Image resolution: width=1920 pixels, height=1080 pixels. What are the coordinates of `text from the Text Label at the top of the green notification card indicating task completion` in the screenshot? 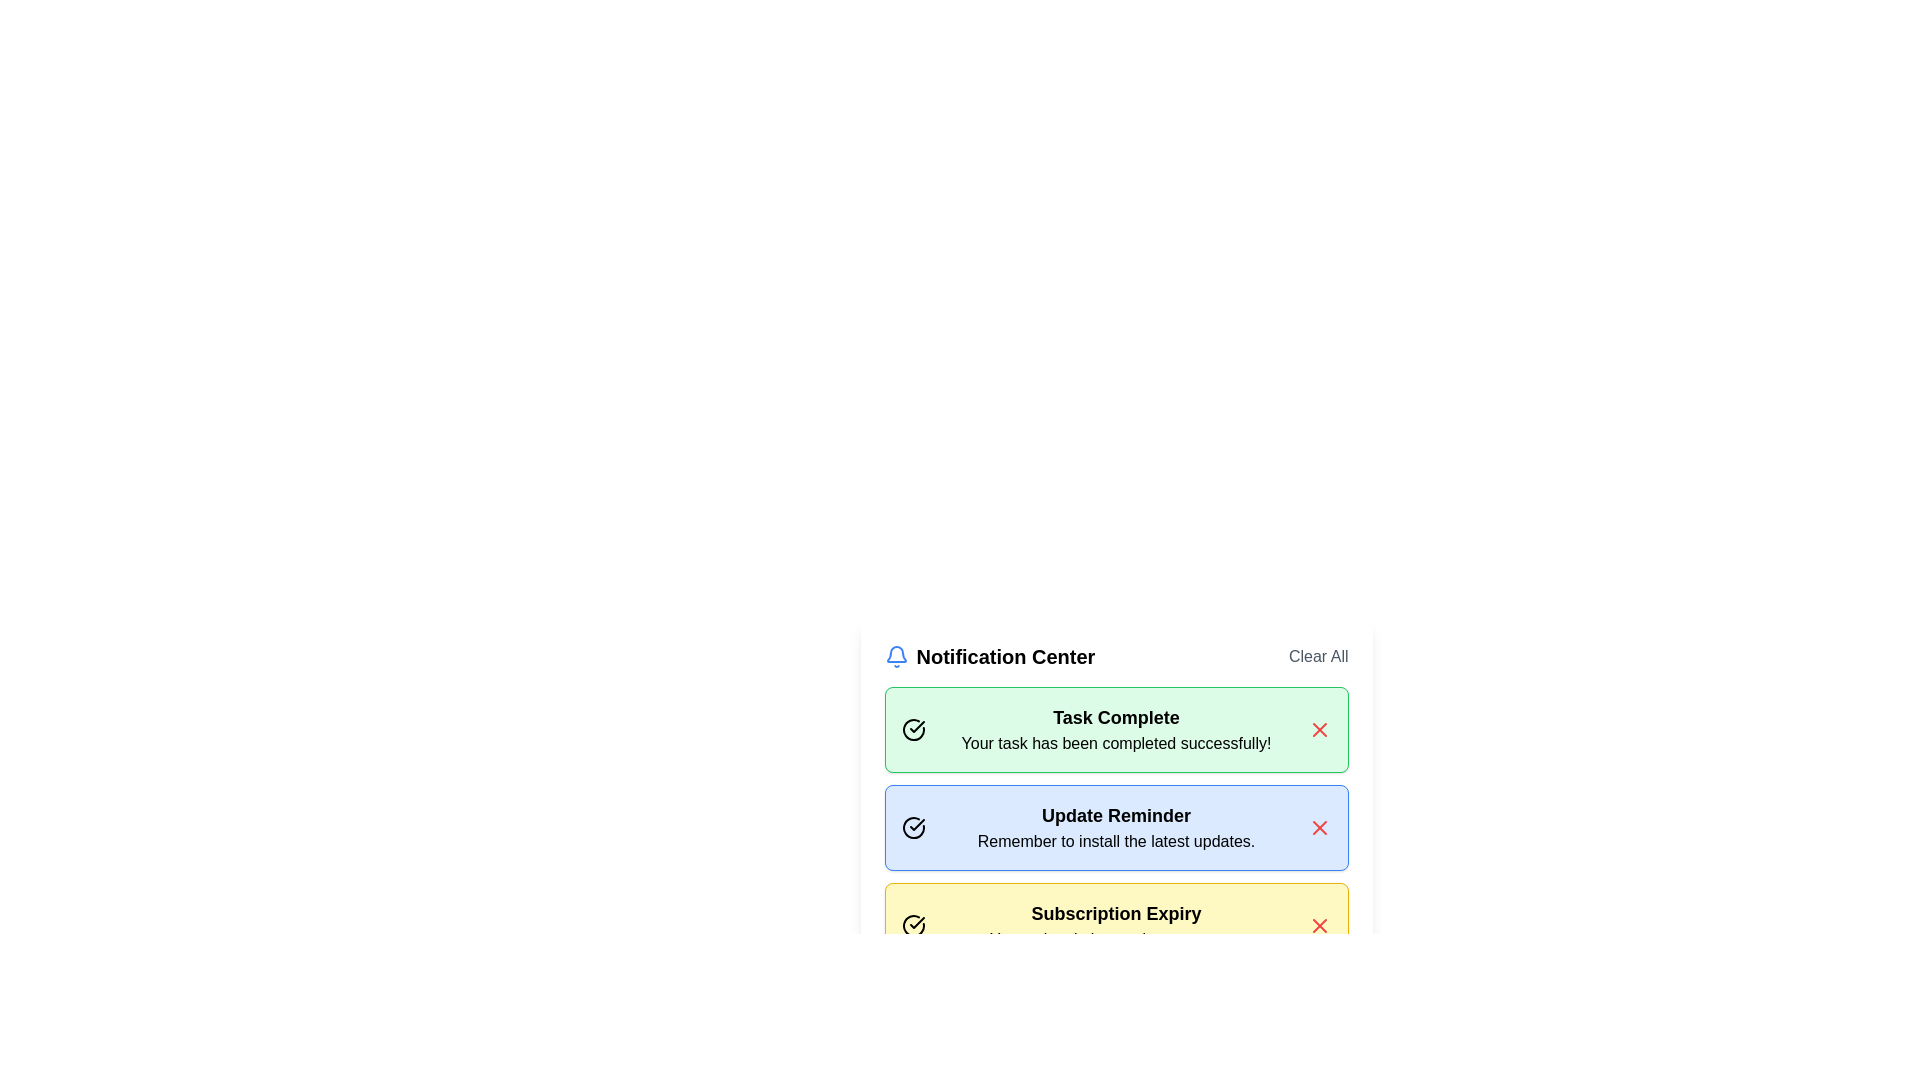 It's located at (1115, 716).